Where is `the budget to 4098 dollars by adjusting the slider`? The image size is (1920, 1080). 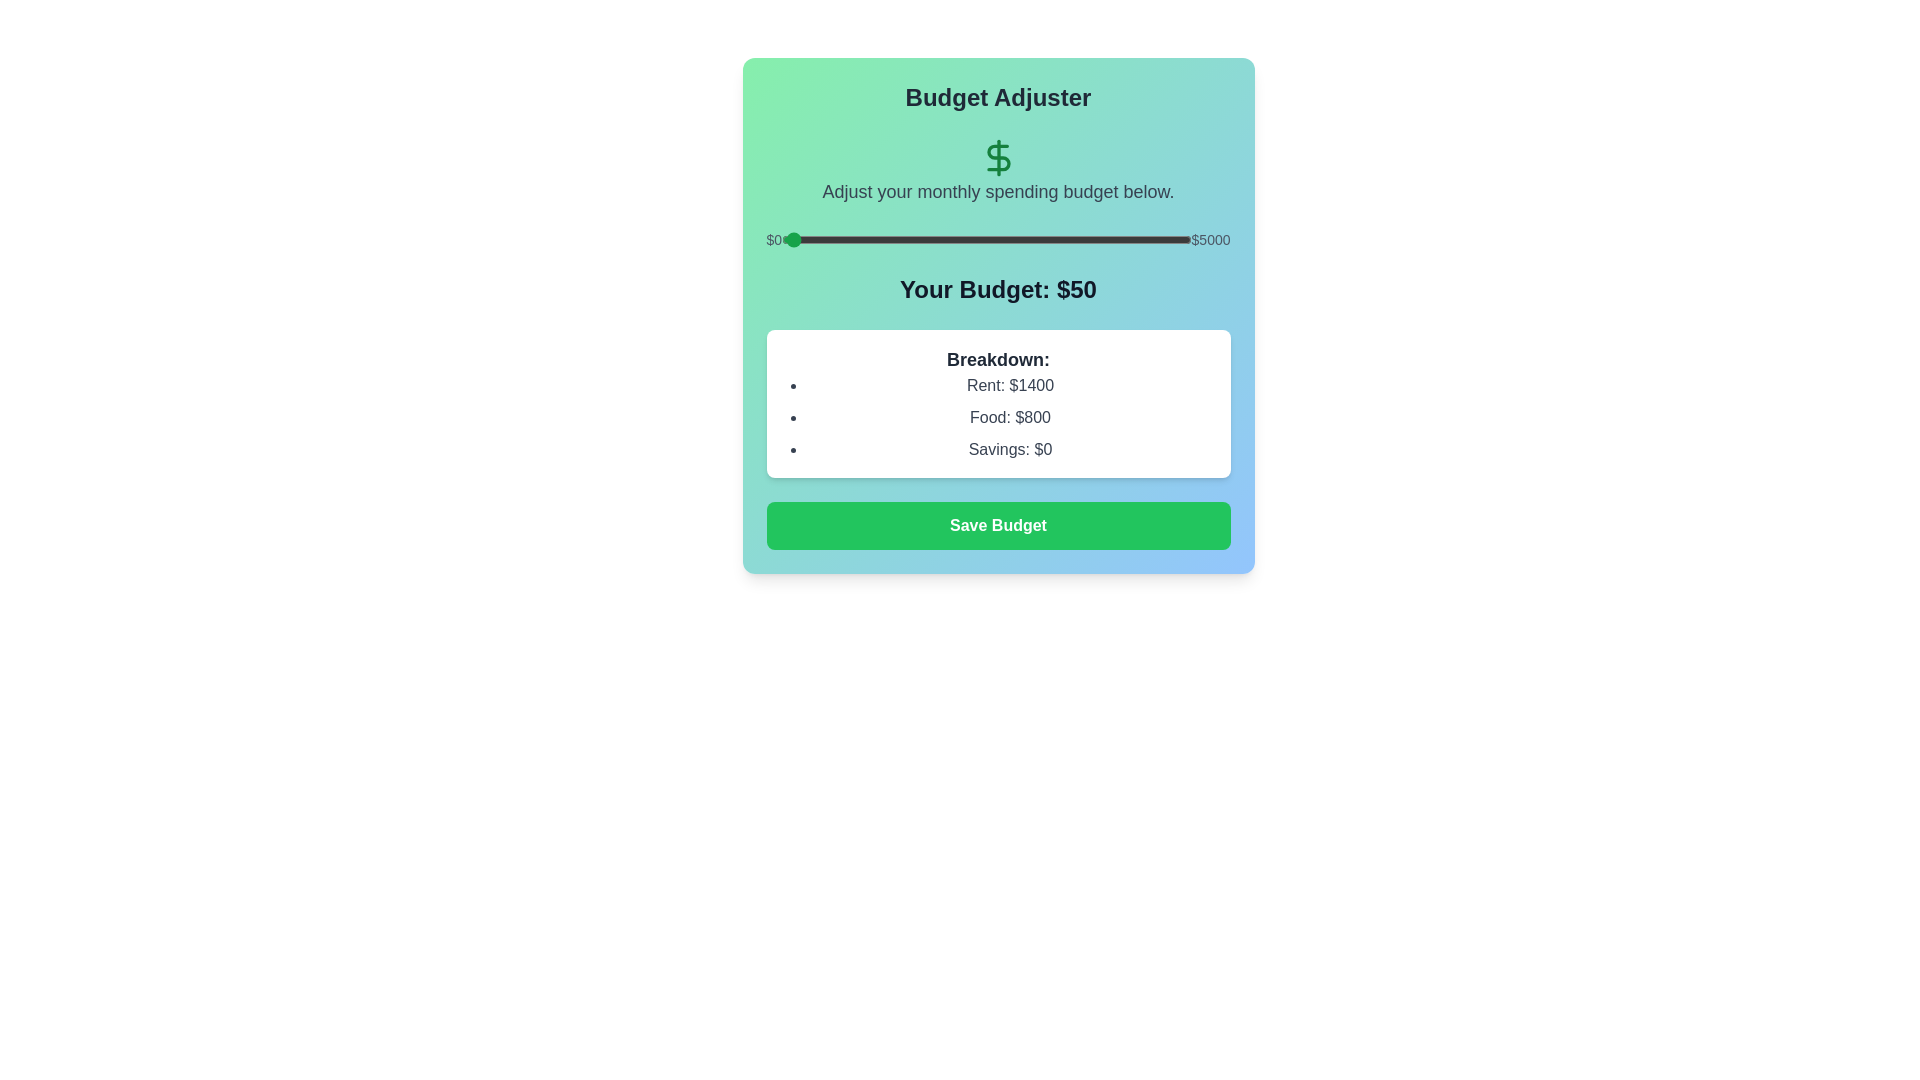 the budget to 4098 dollars by adjusting the slider is located at coordinates (1116, 238).